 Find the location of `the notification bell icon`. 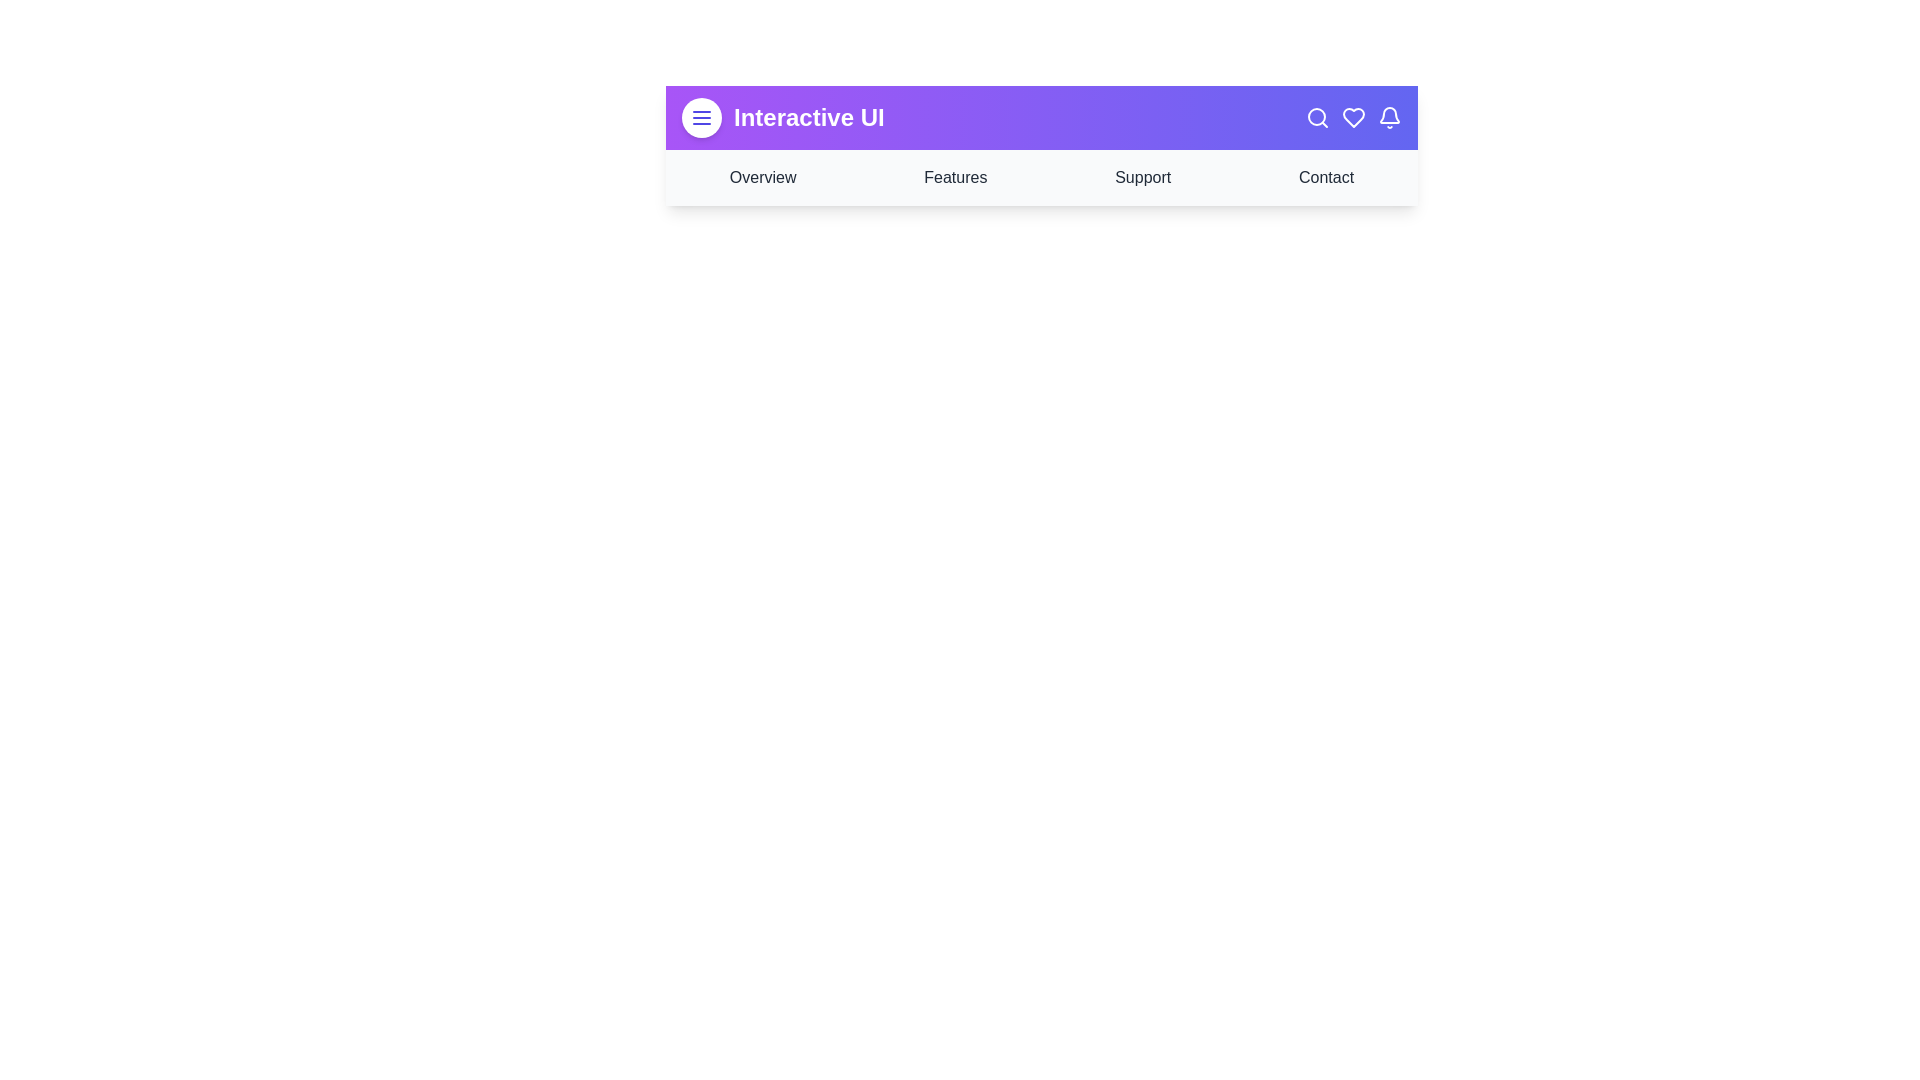

the notification bell icon is located at coordinates (1389, 118).